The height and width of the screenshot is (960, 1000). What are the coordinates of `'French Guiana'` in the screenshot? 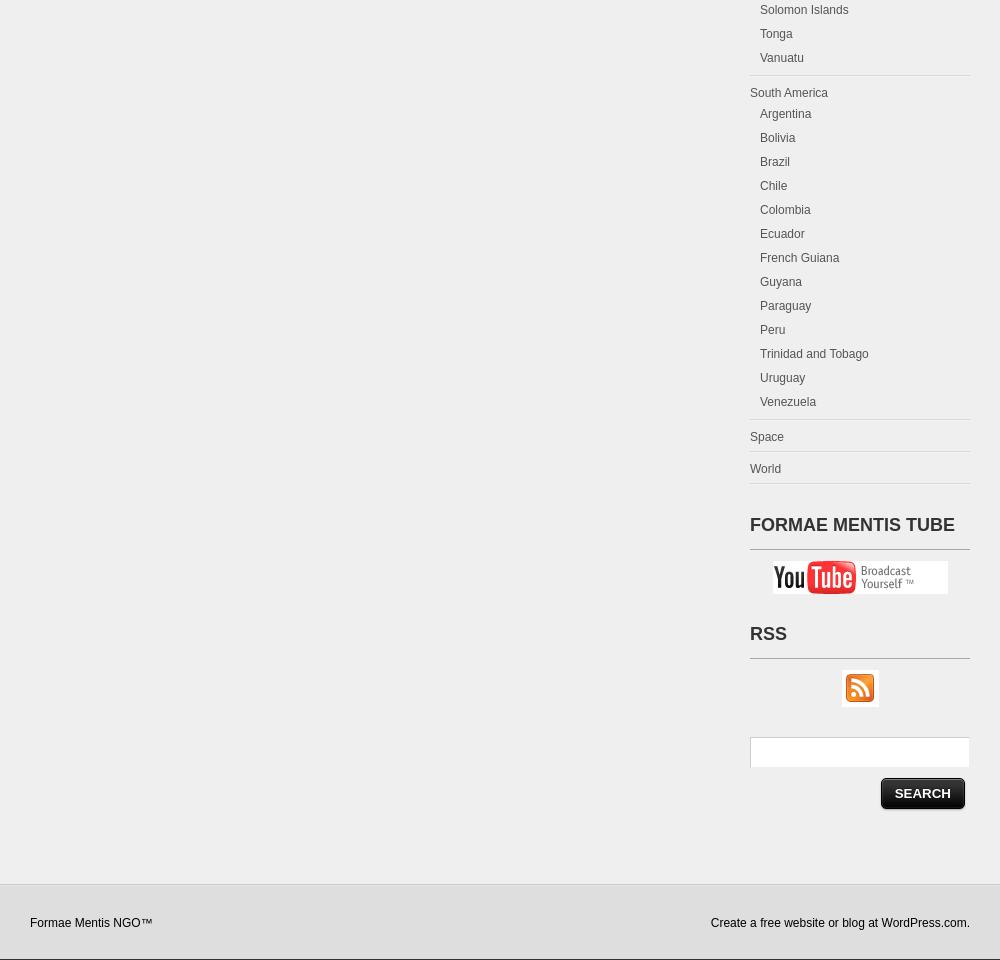 It's located at (799, 257).